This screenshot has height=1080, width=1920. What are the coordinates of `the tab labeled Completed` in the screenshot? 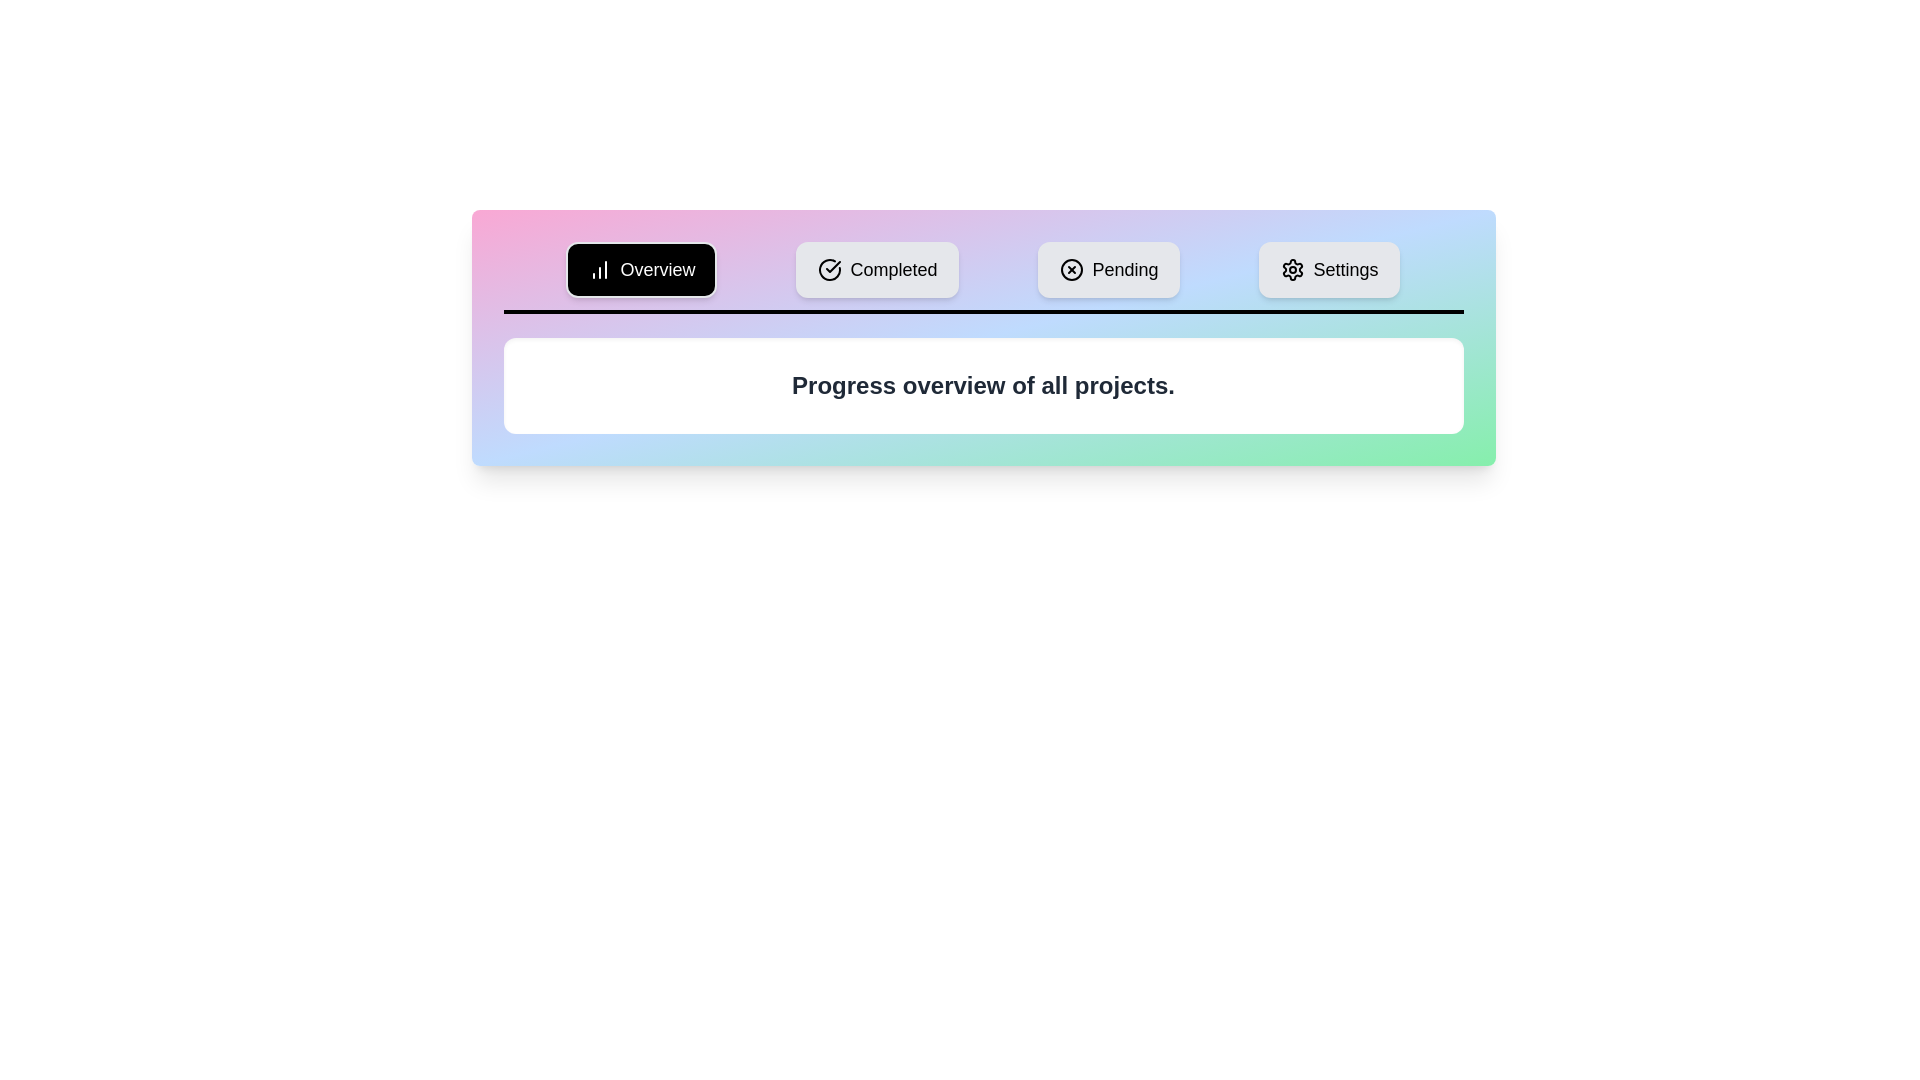 It's located at (878, 270).